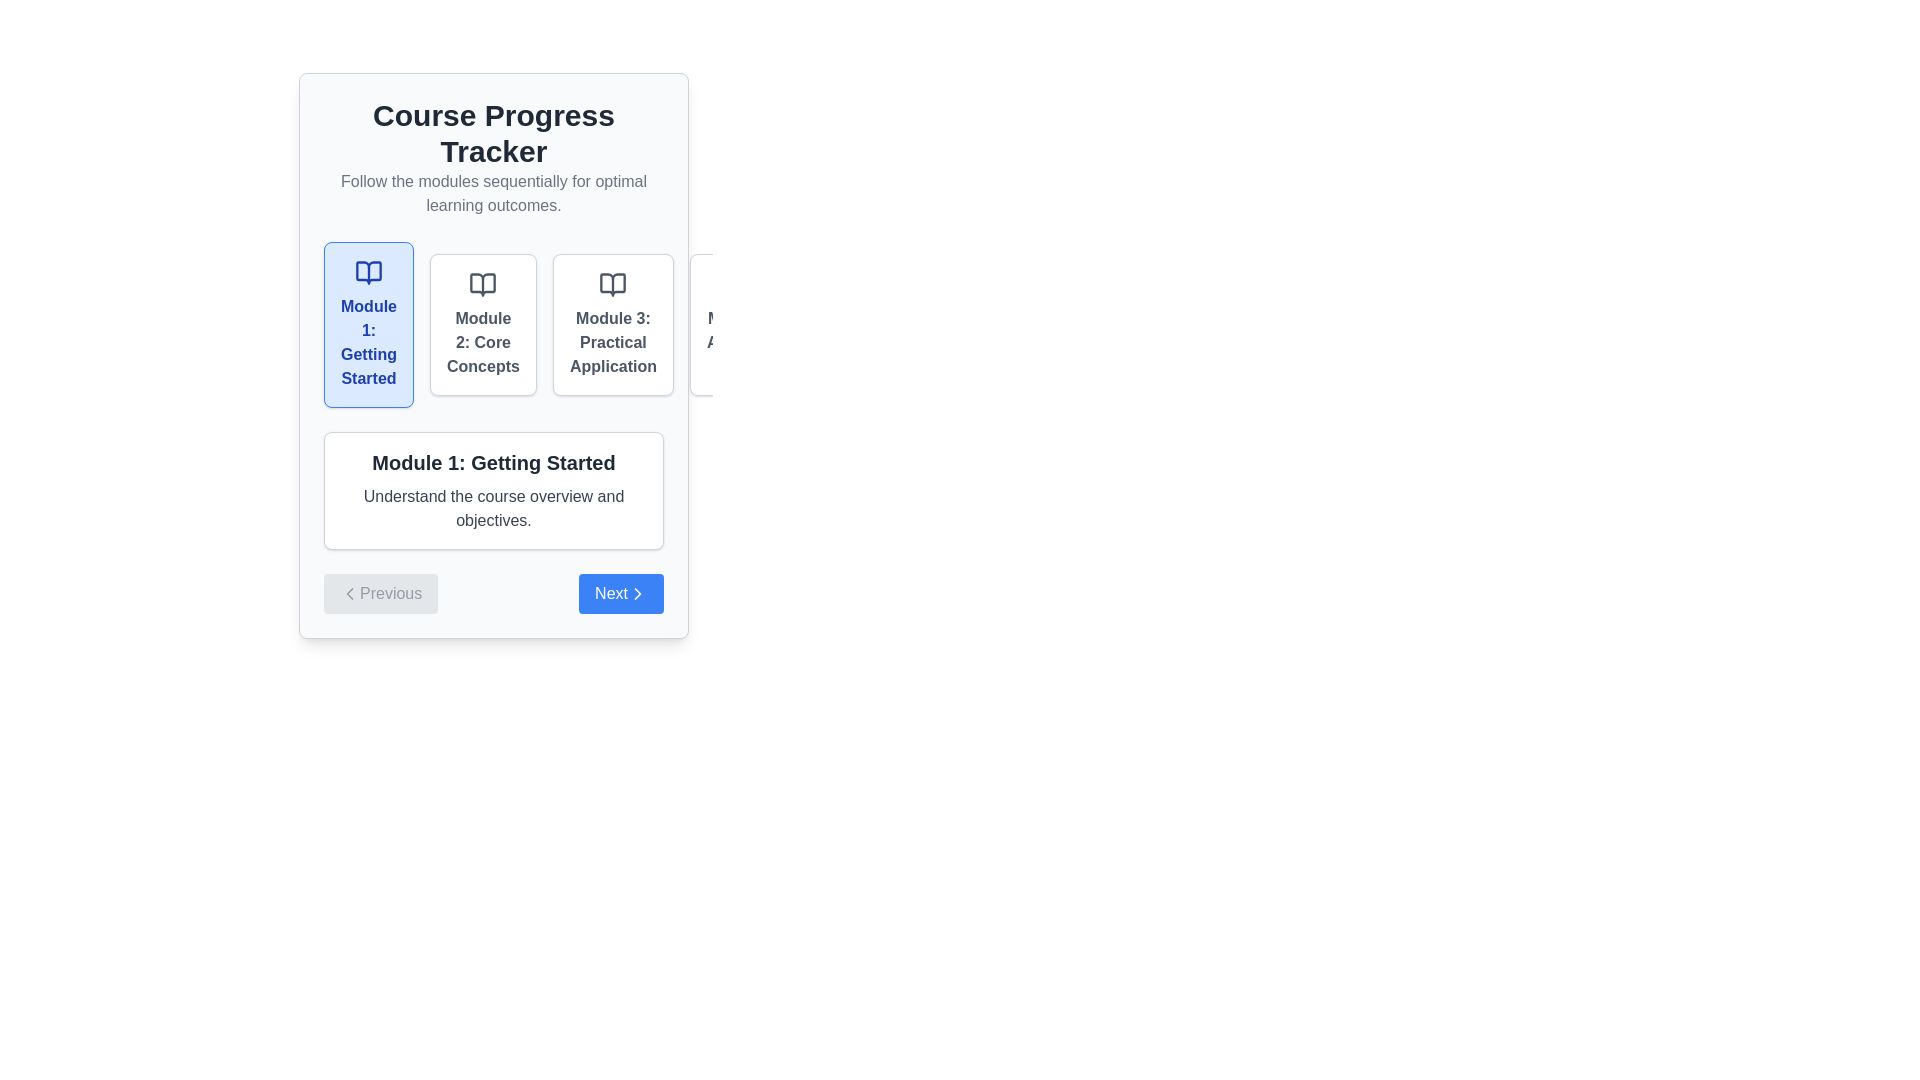  I want to click on the second module in the horizontally aligned Selector group, which is indicated by its distinct styling and is focusable, using keyboard navigation, so click(494, 323).